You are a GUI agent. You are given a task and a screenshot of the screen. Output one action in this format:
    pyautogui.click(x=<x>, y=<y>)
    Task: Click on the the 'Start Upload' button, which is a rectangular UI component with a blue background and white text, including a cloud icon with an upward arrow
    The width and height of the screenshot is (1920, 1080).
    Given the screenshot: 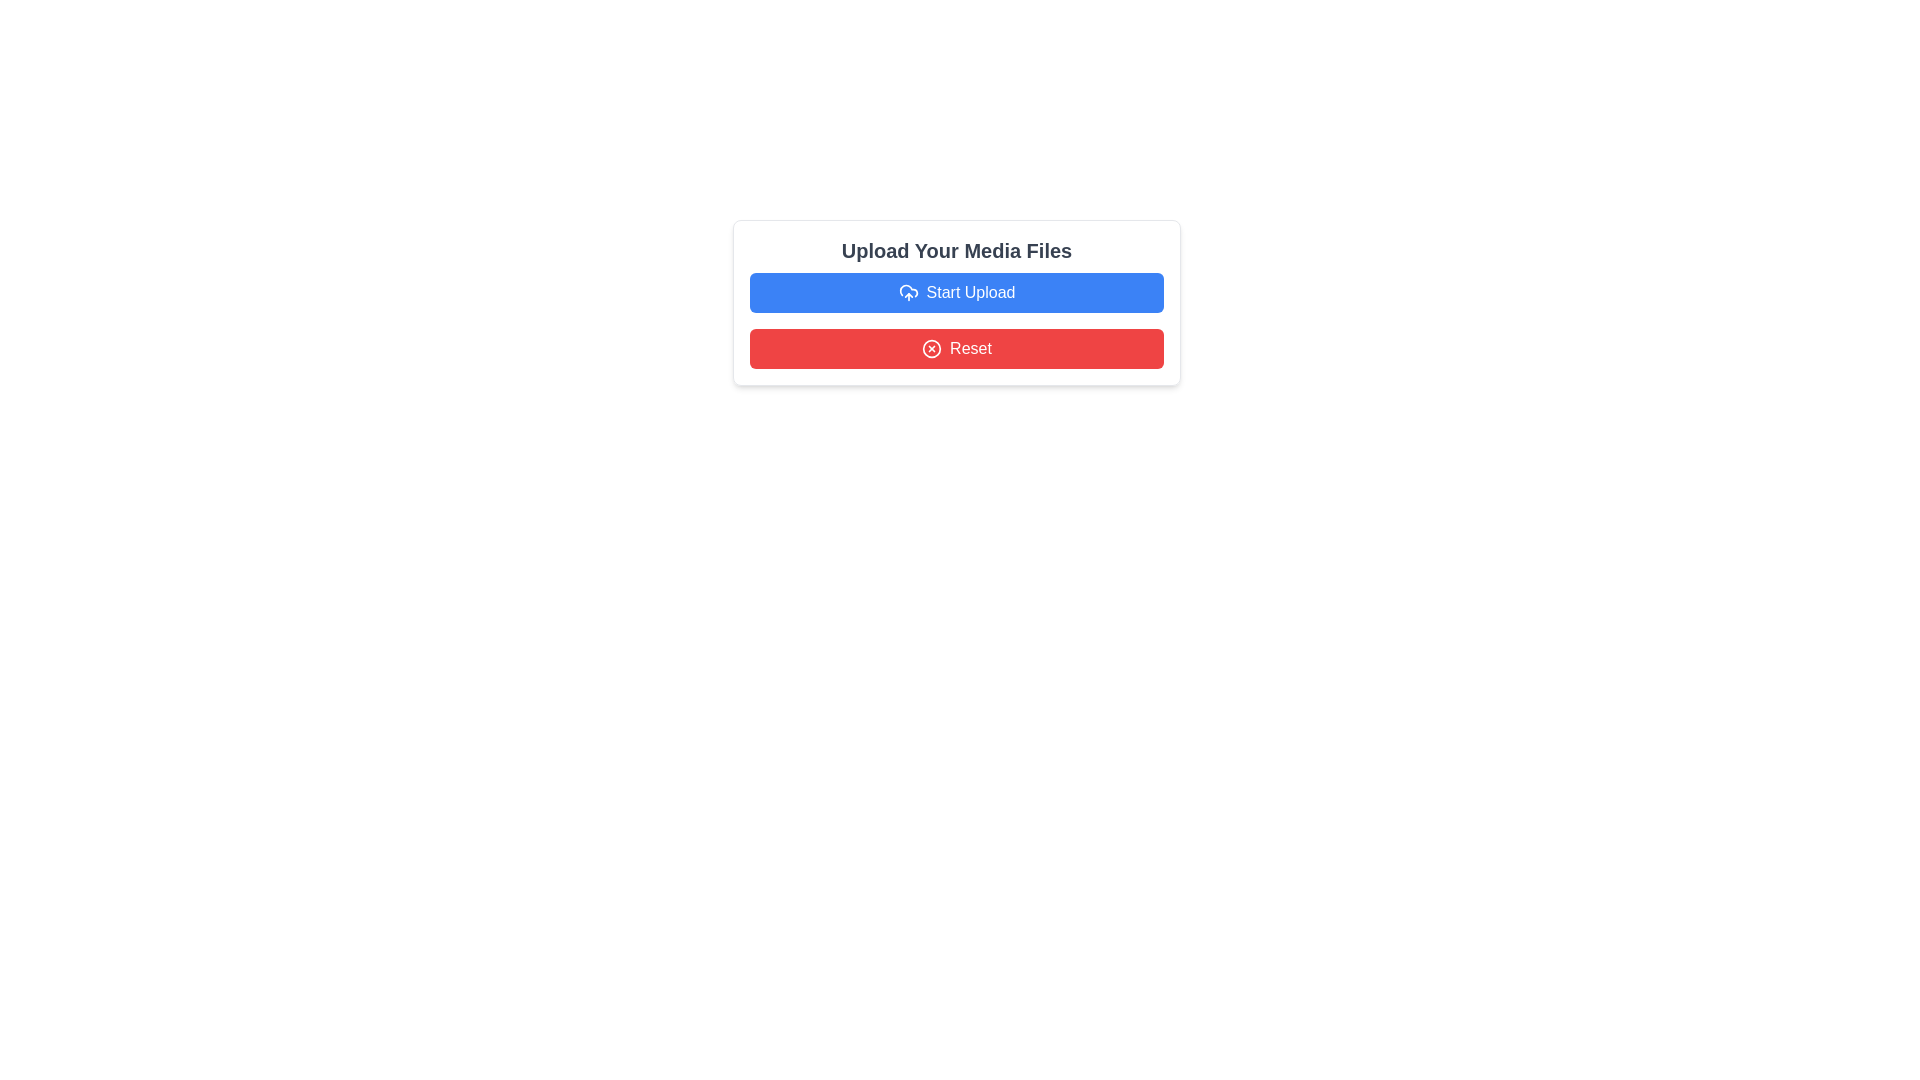 What is the action you would take?
    pyautogui.click(x=955, y=303)
    